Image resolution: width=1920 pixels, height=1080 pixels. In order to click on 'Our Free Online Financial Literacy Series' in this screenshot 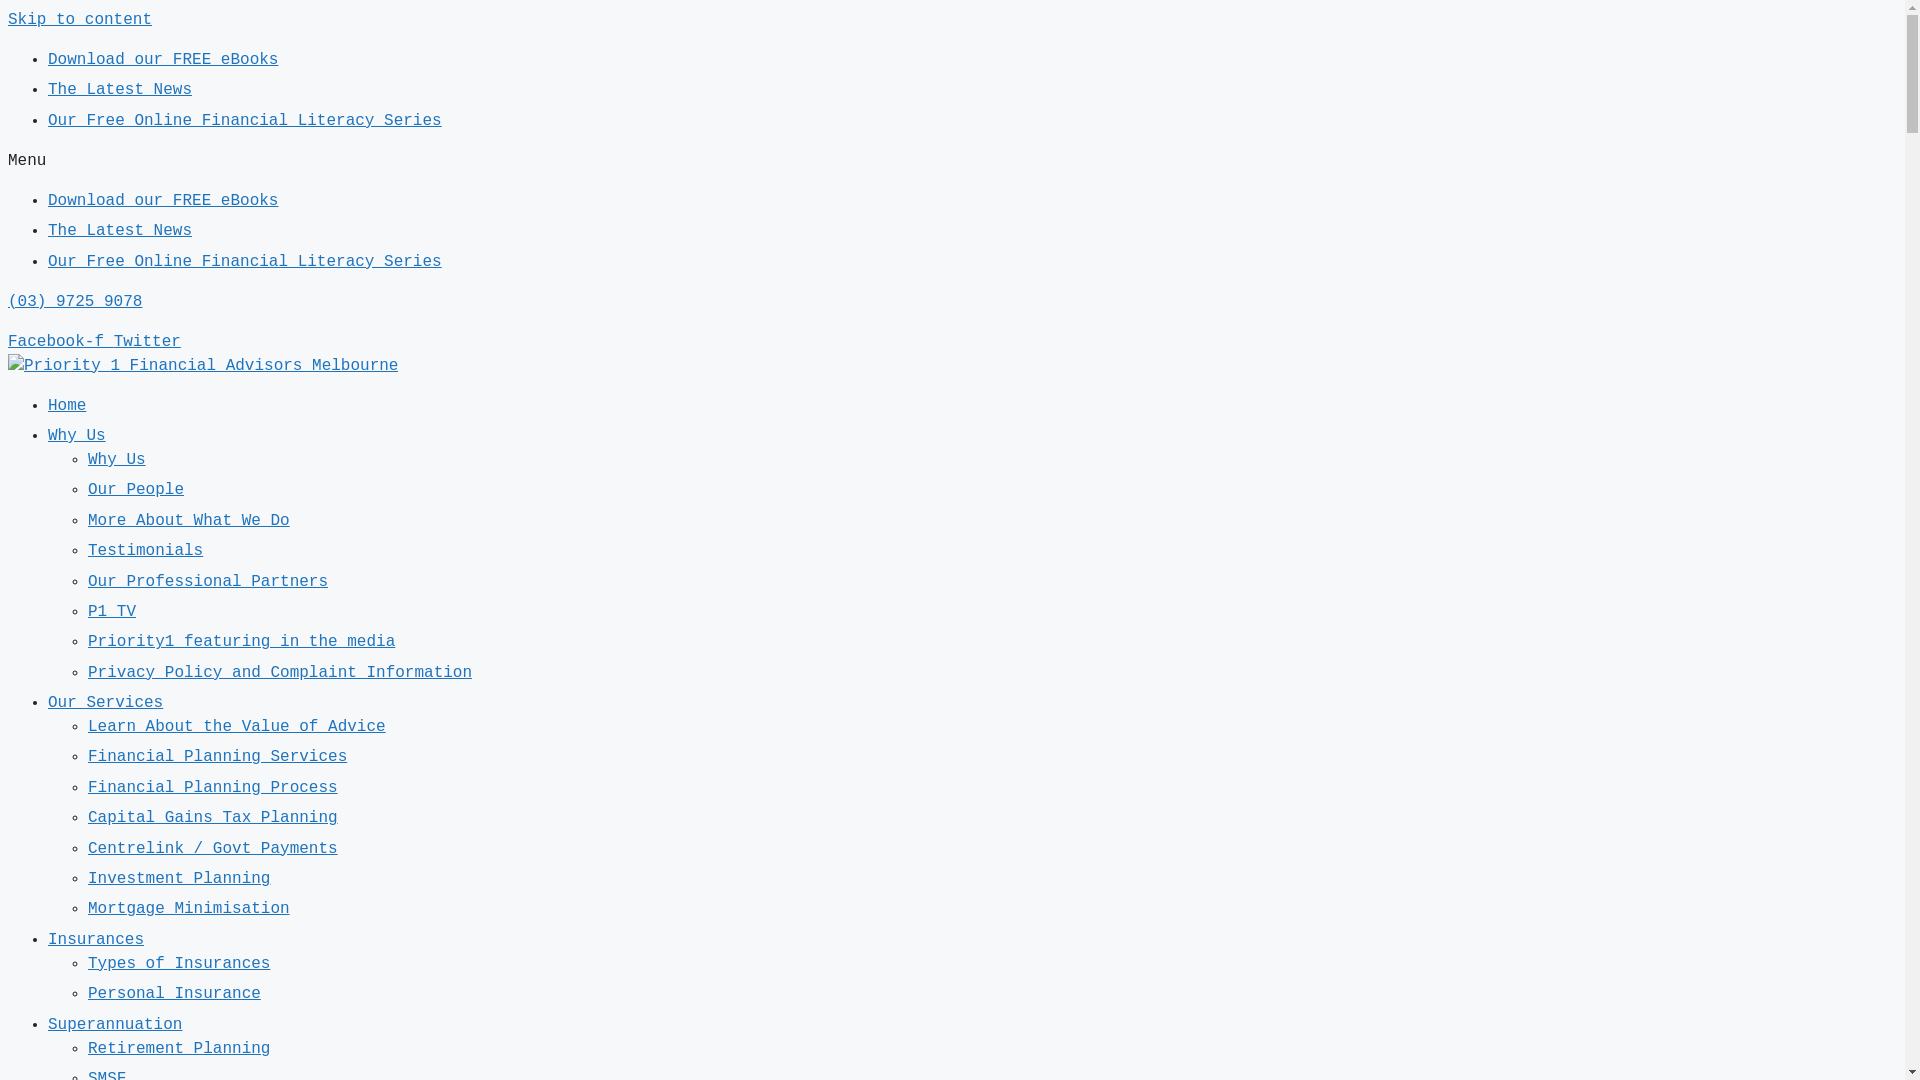, I will do `click(243, 120)`.